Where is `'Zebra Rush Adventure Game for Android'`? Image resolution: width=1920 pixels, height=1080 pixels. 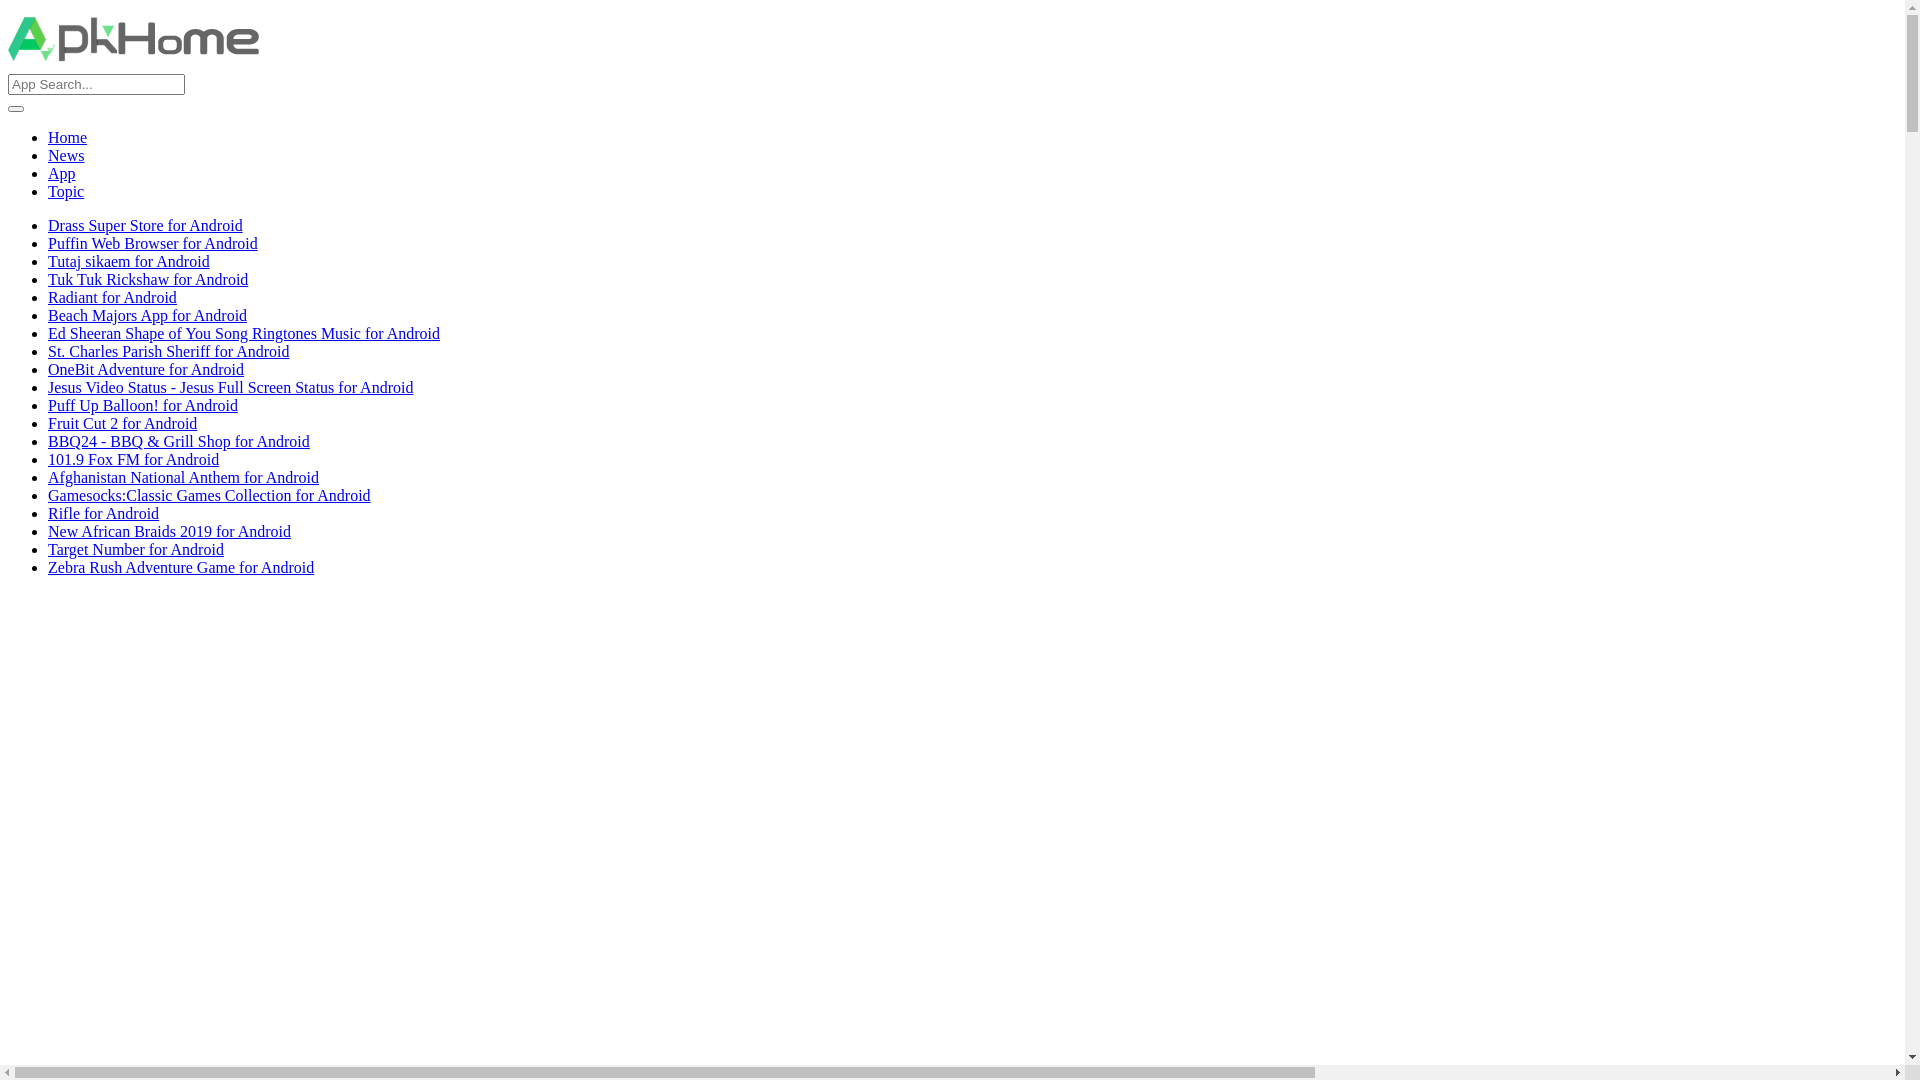
'Zebra Rush Adventure Game for Android' is located at coordinates (181, 567).